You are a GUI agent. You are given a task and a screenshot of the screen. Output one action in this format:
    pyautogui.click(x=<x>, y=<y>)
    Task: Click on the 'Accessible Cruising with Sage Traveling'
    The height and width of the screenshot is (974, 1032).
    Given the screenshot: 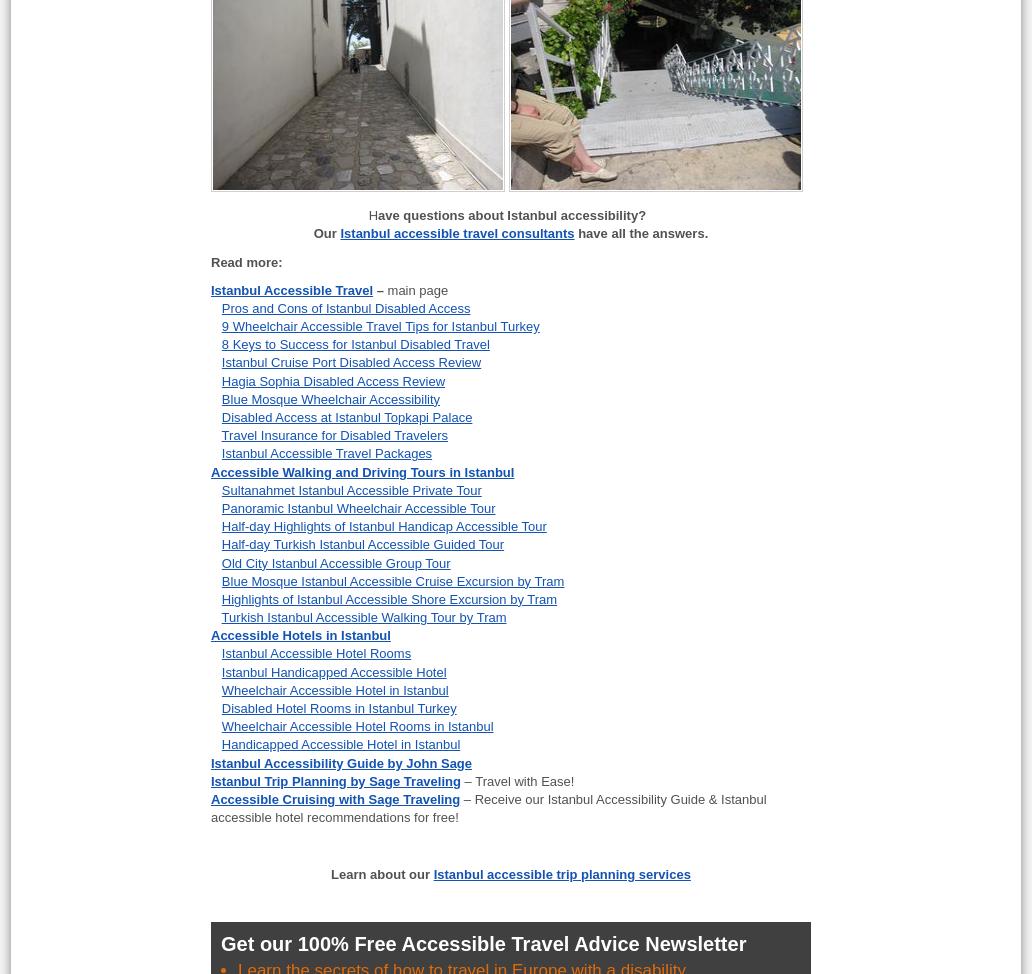 What is the action you would take?
    pyautogui.click(x=335, y=797)
    